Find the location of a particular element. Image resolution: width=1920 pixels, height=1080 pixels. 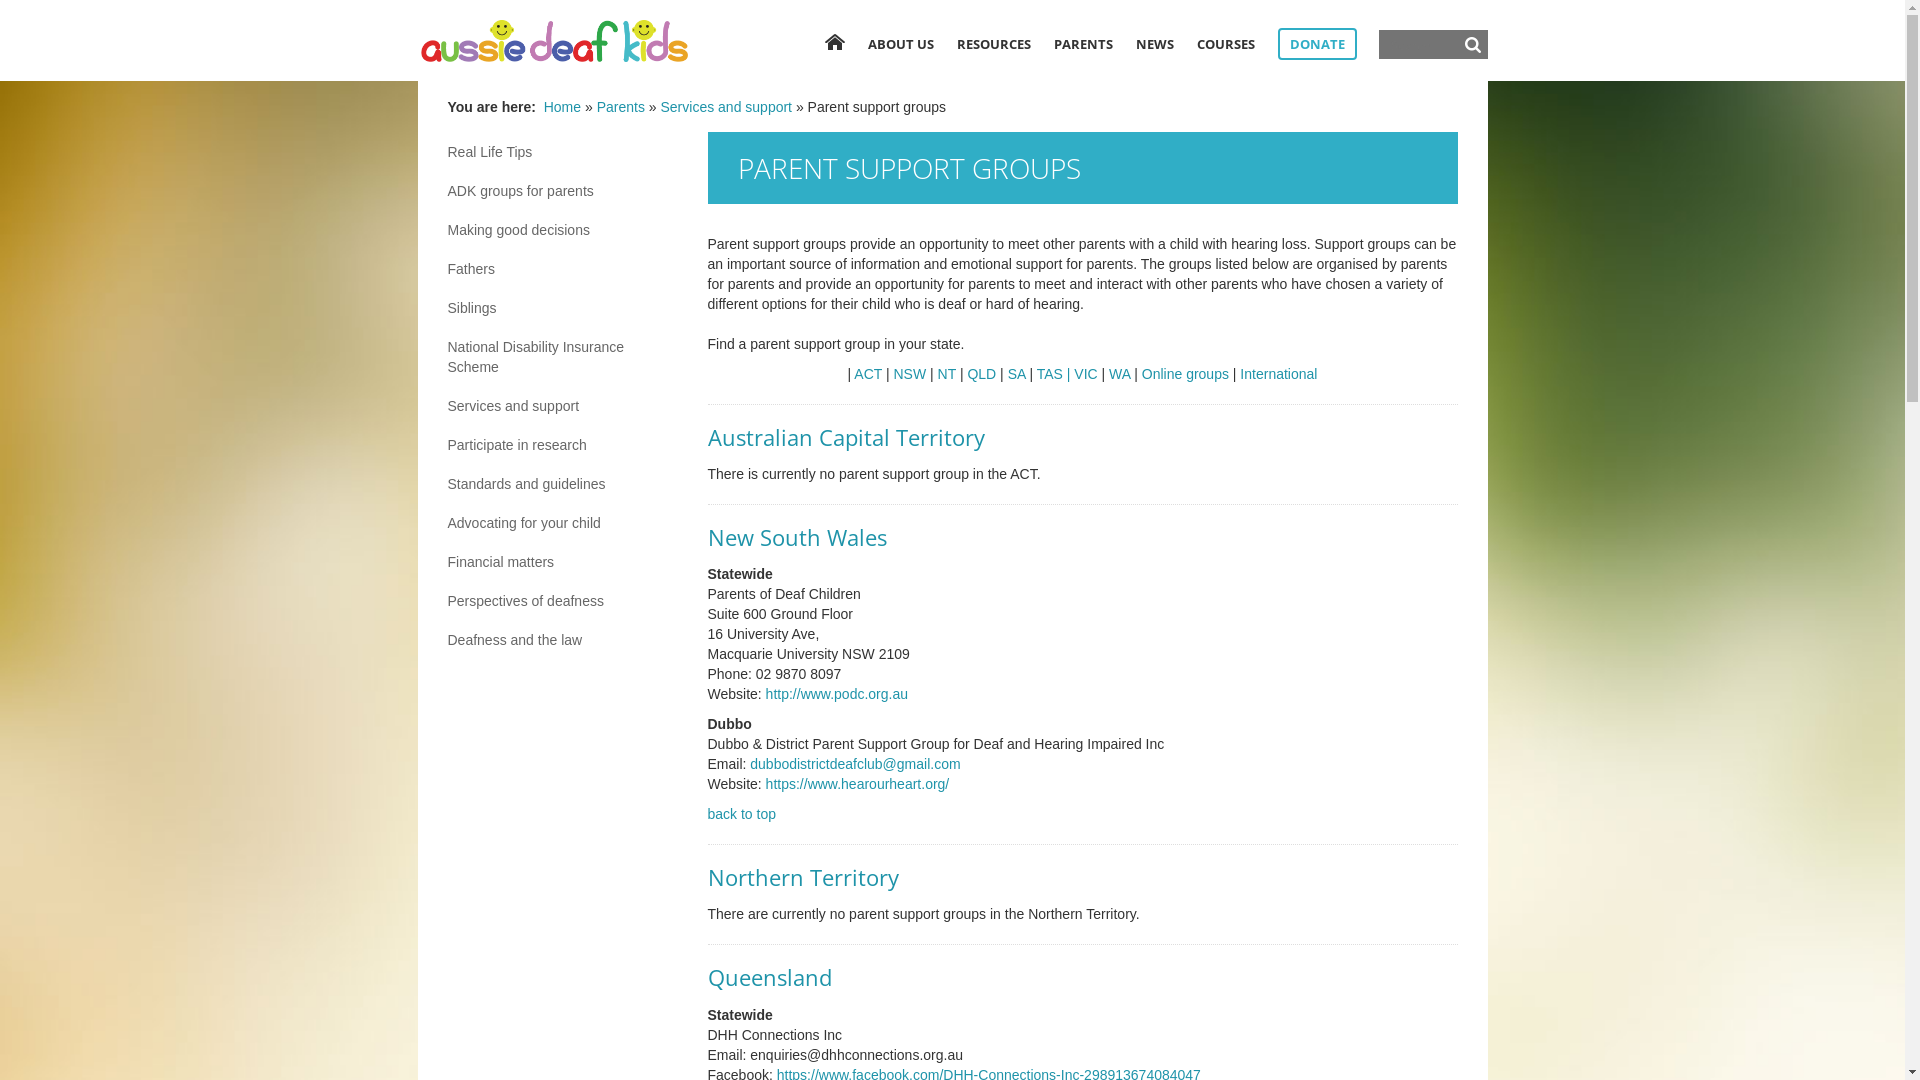

'PARENTS' is located at coordinates (1082, 43).